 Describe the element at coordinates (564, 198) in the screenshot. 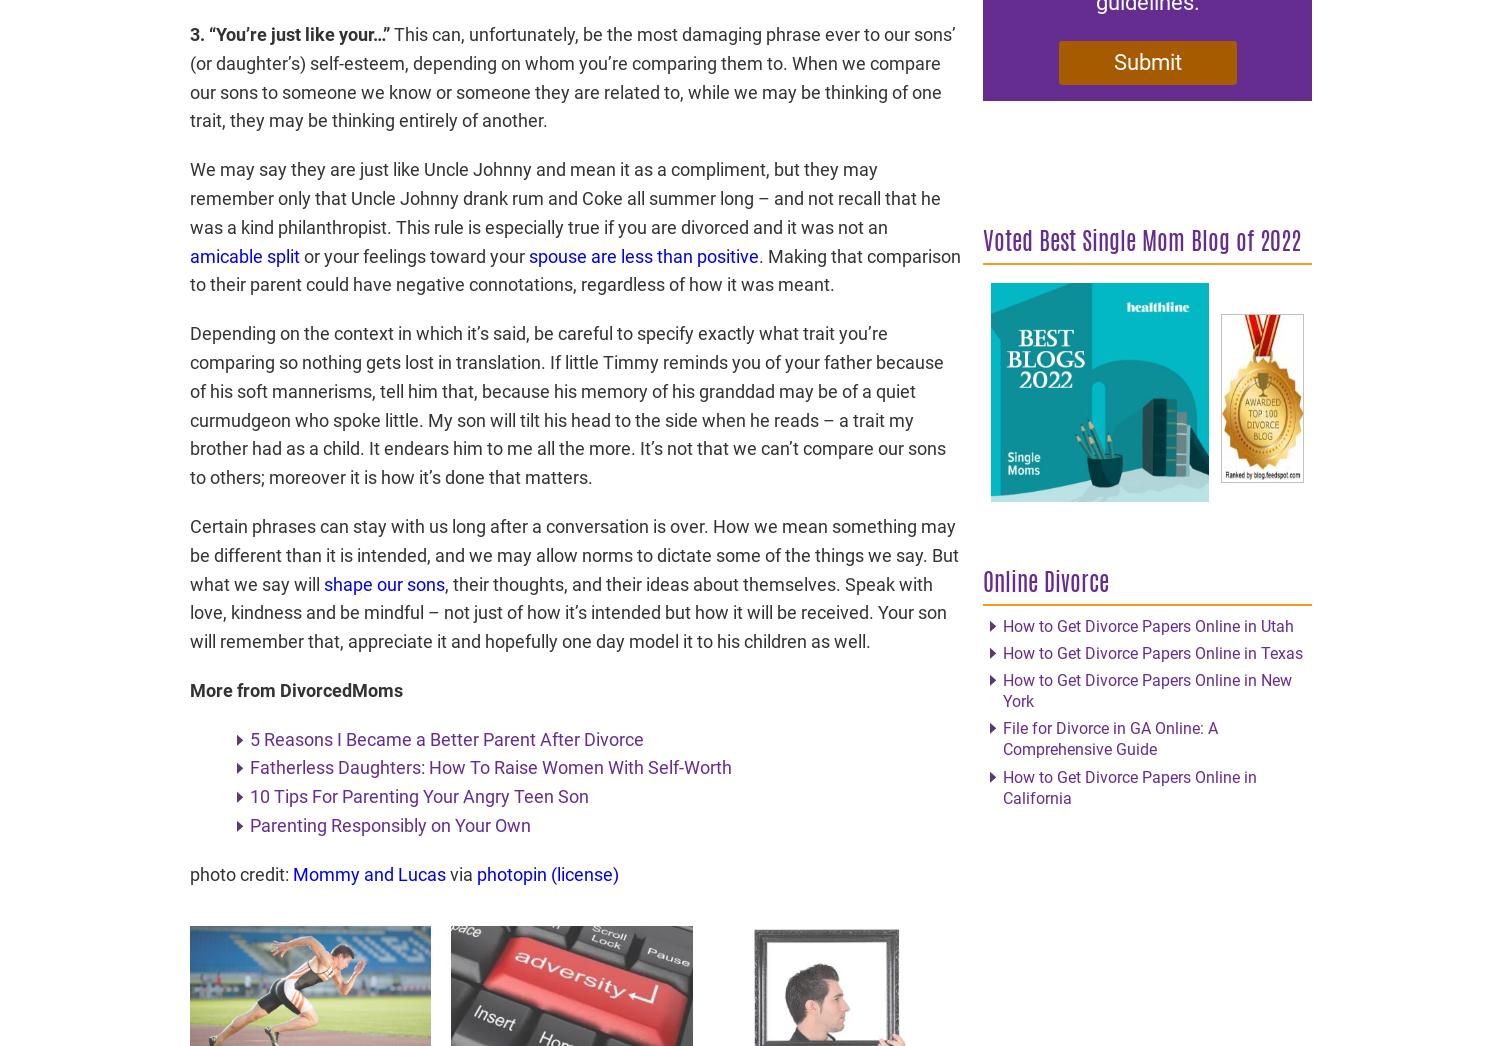

I see `'We may say they are just like Uncle Johnny and mean it as a compliment, but they may remember only that Uncle Johnny drank rum and Coke all summer long – and not recall that he was a kind philanthropist. This rule is especially true if you are divorced and it was not an'` at that location.